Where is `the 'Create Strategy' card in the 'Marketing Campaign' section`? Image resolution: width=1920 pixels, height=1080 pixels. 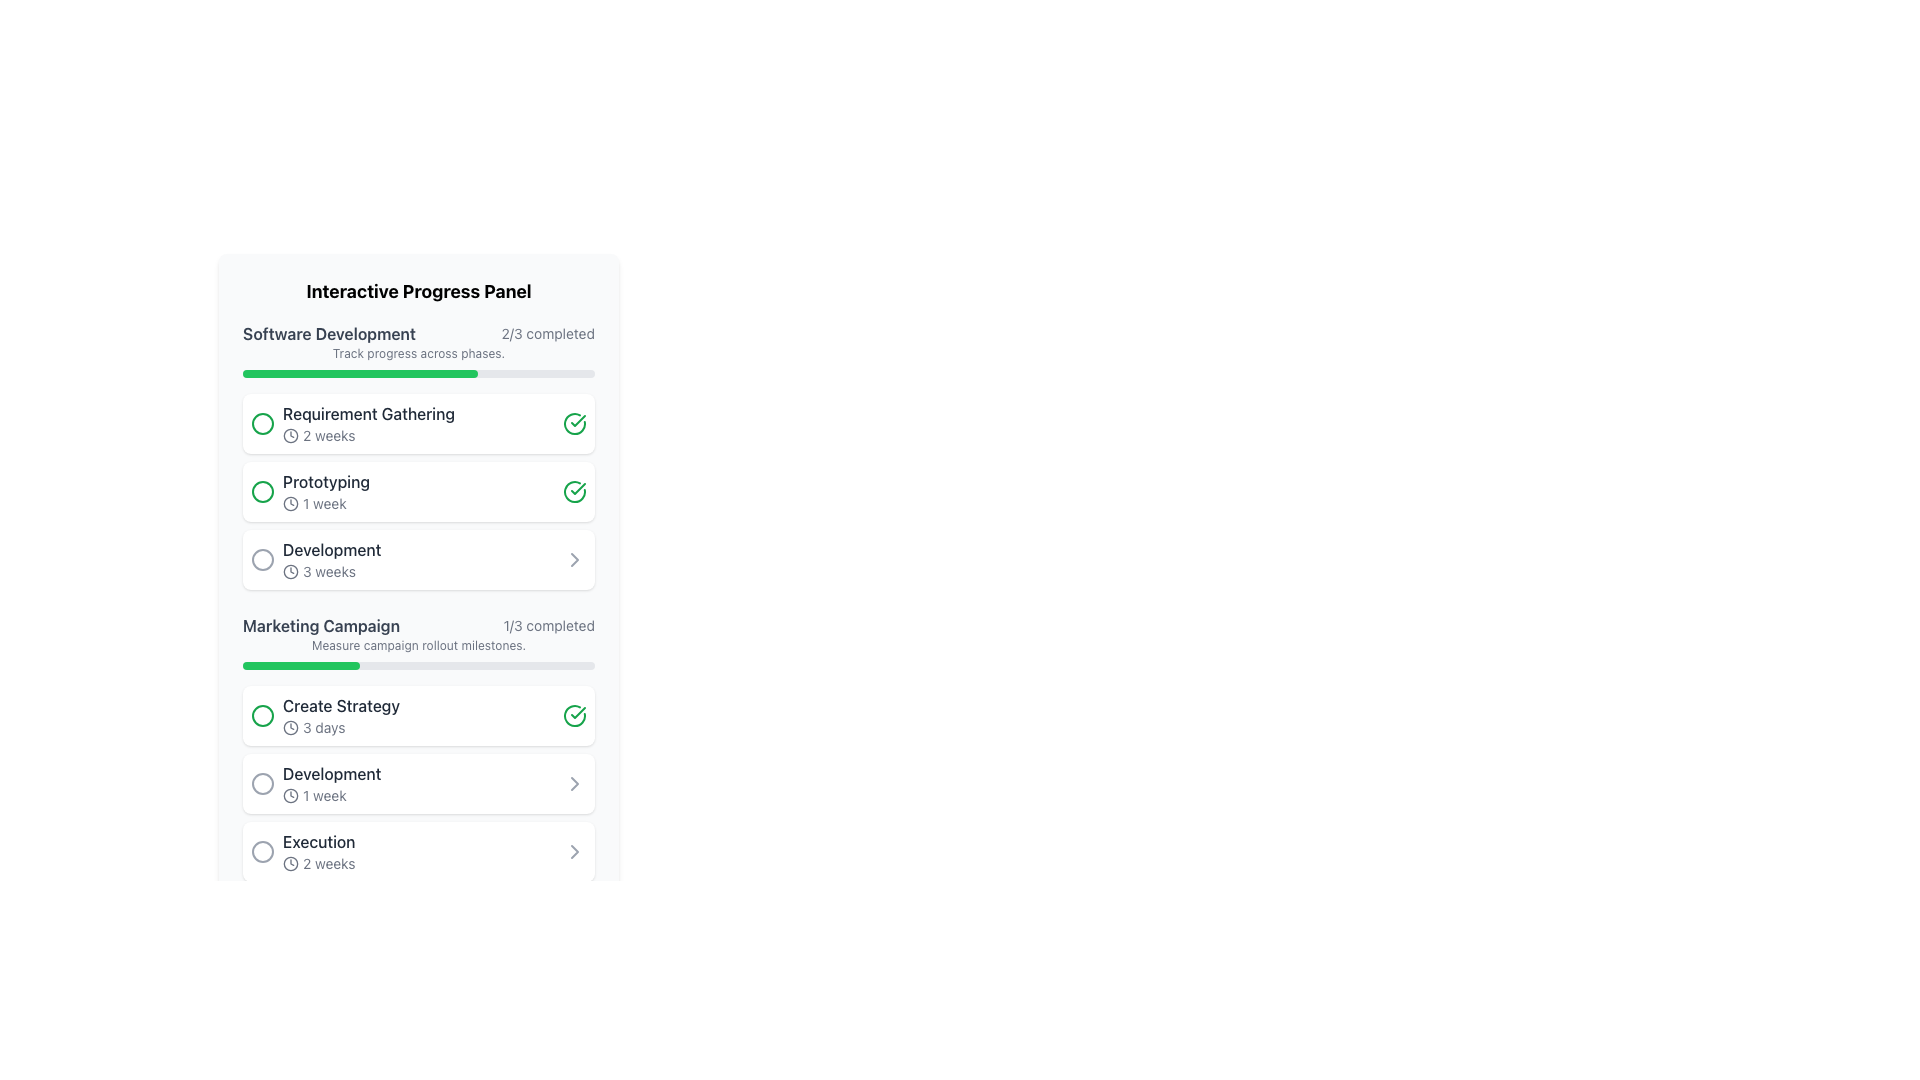 the 'Create Strategy' card in the 'Marketing Campaign' section is located at coordinates (417, 715).